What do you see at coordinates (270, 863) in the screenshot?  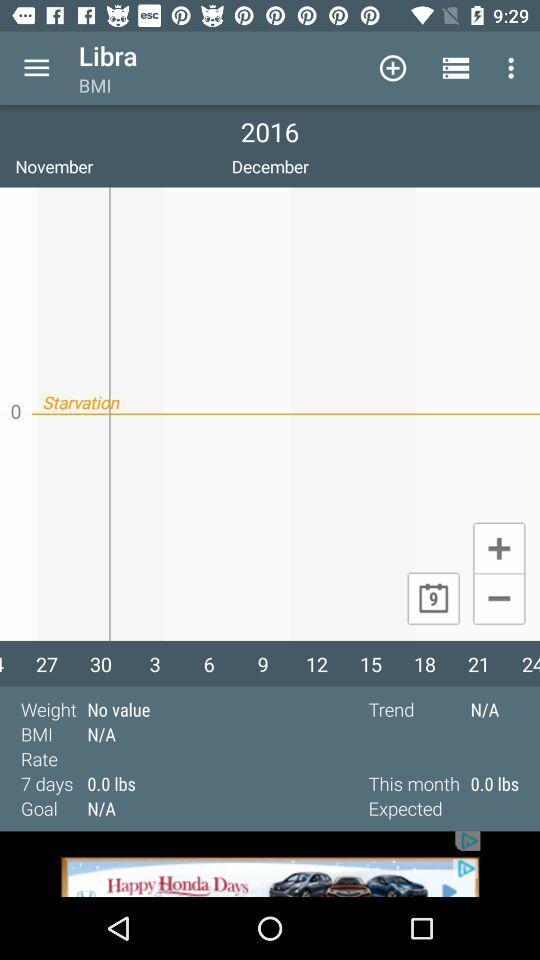 I see `advertisement page` at bounding box center [270, 863].